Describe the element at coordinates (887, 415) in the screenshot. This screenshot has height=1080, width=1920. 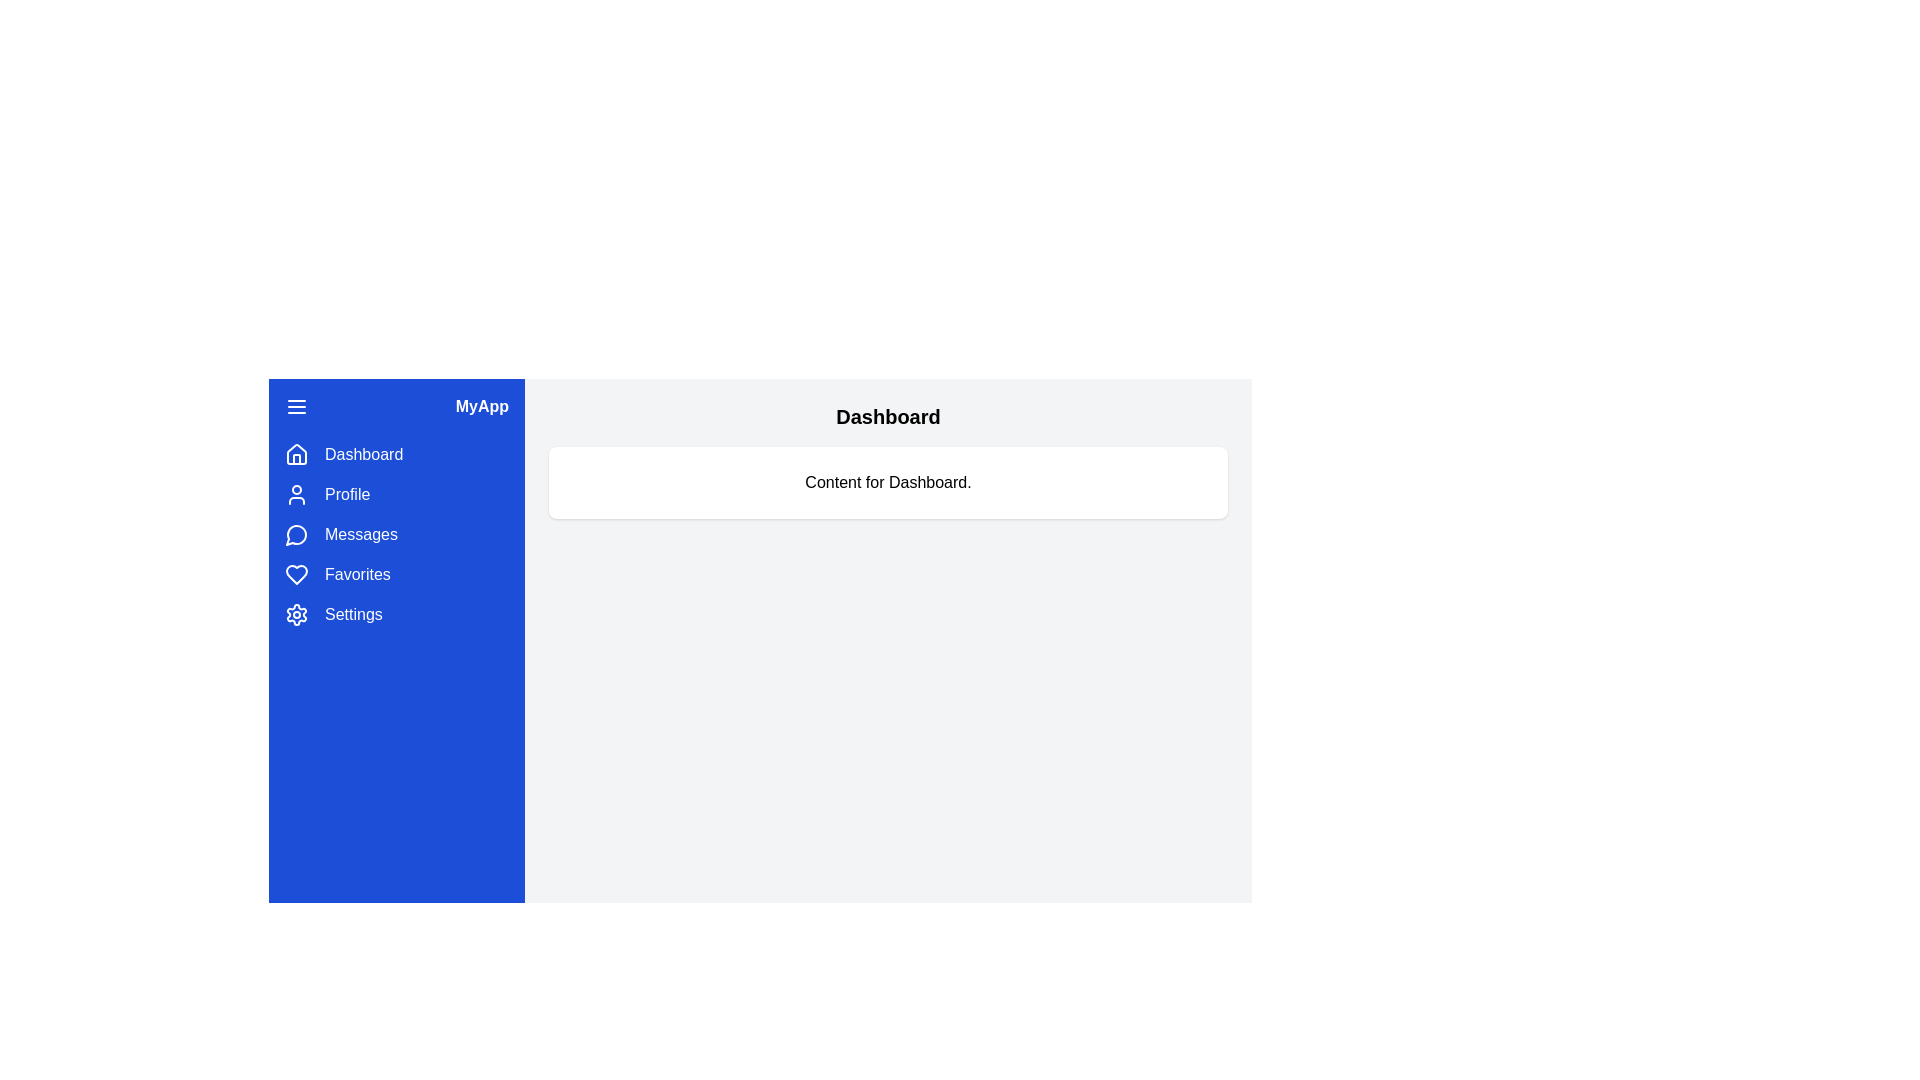
I see `the primary heading or title of the current page labeled 'Dashboard', which is located at the top of the main content area, centered horizontally above the content section labeled 'Content for Dashboard'` at that location.